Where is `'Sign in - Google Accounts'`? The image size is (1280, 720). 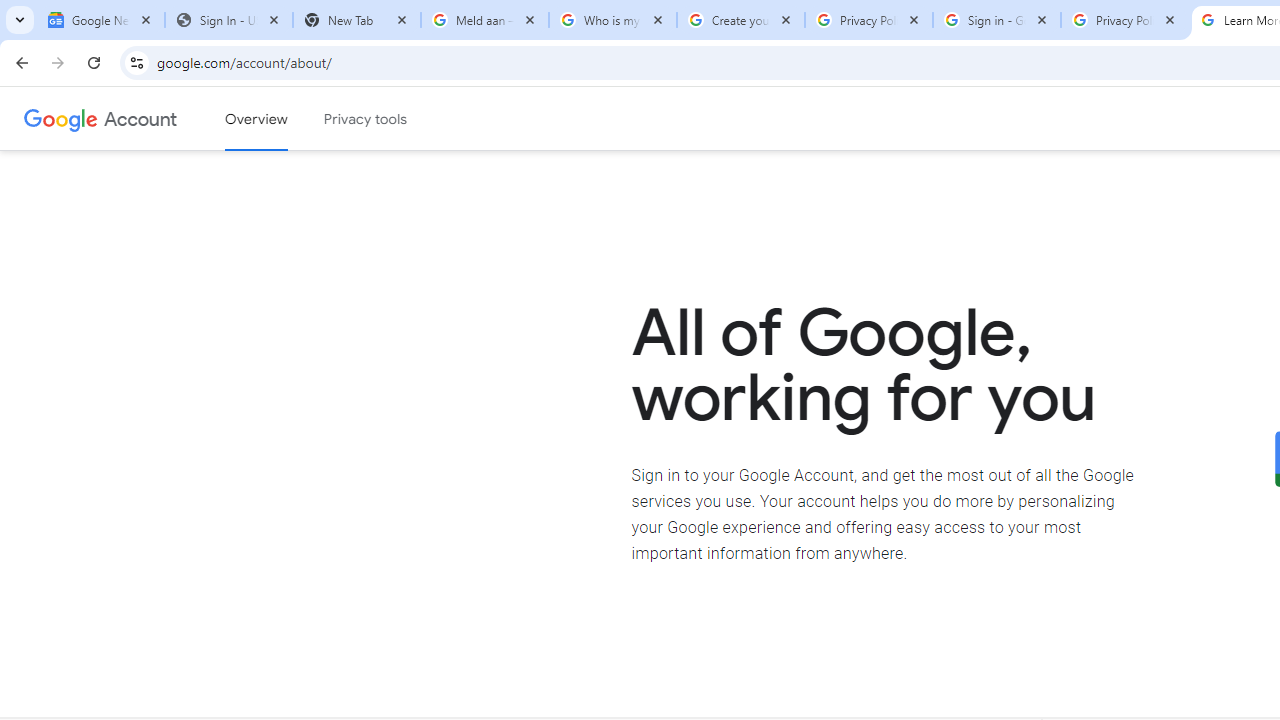
'Sign in - Google Accounts' is located at coordinates (997, 20).